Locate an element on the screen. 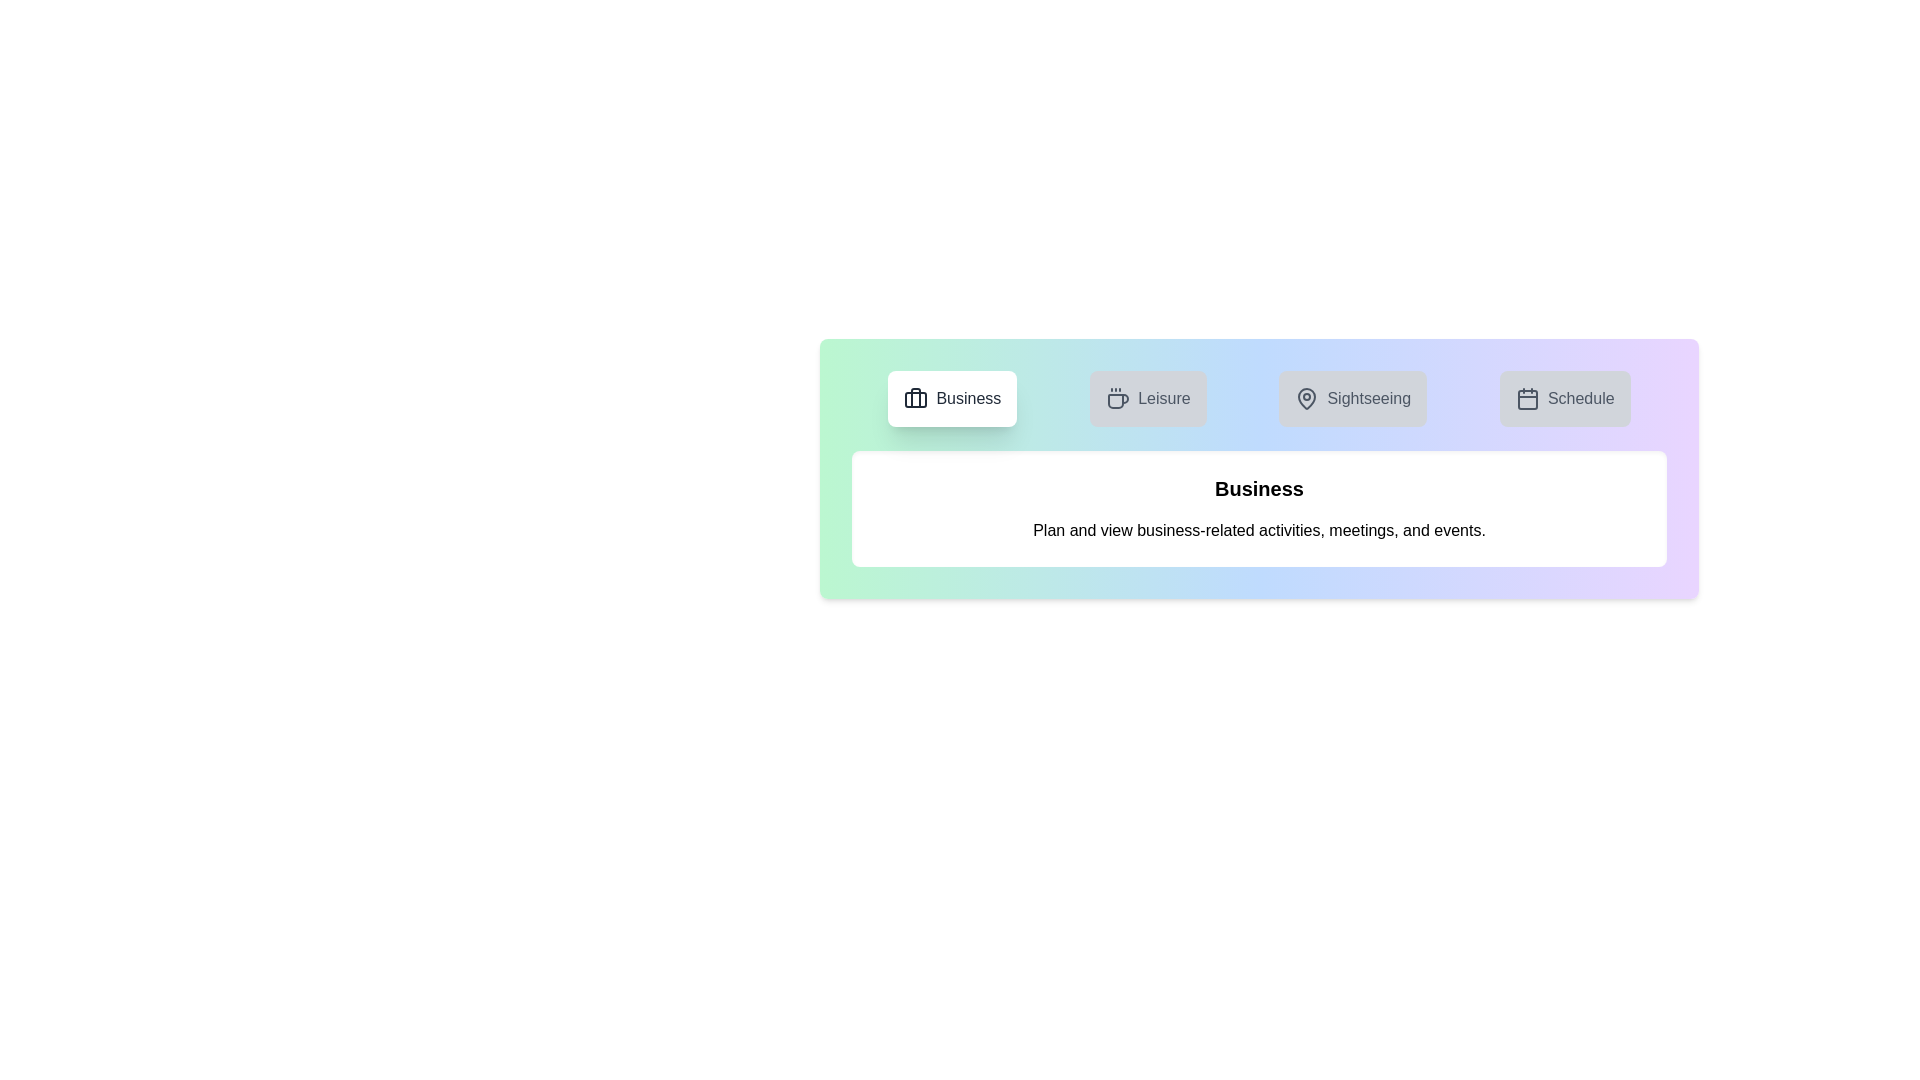  the tab corresponding to Sightseeing is located at coordinates (1353, 398).